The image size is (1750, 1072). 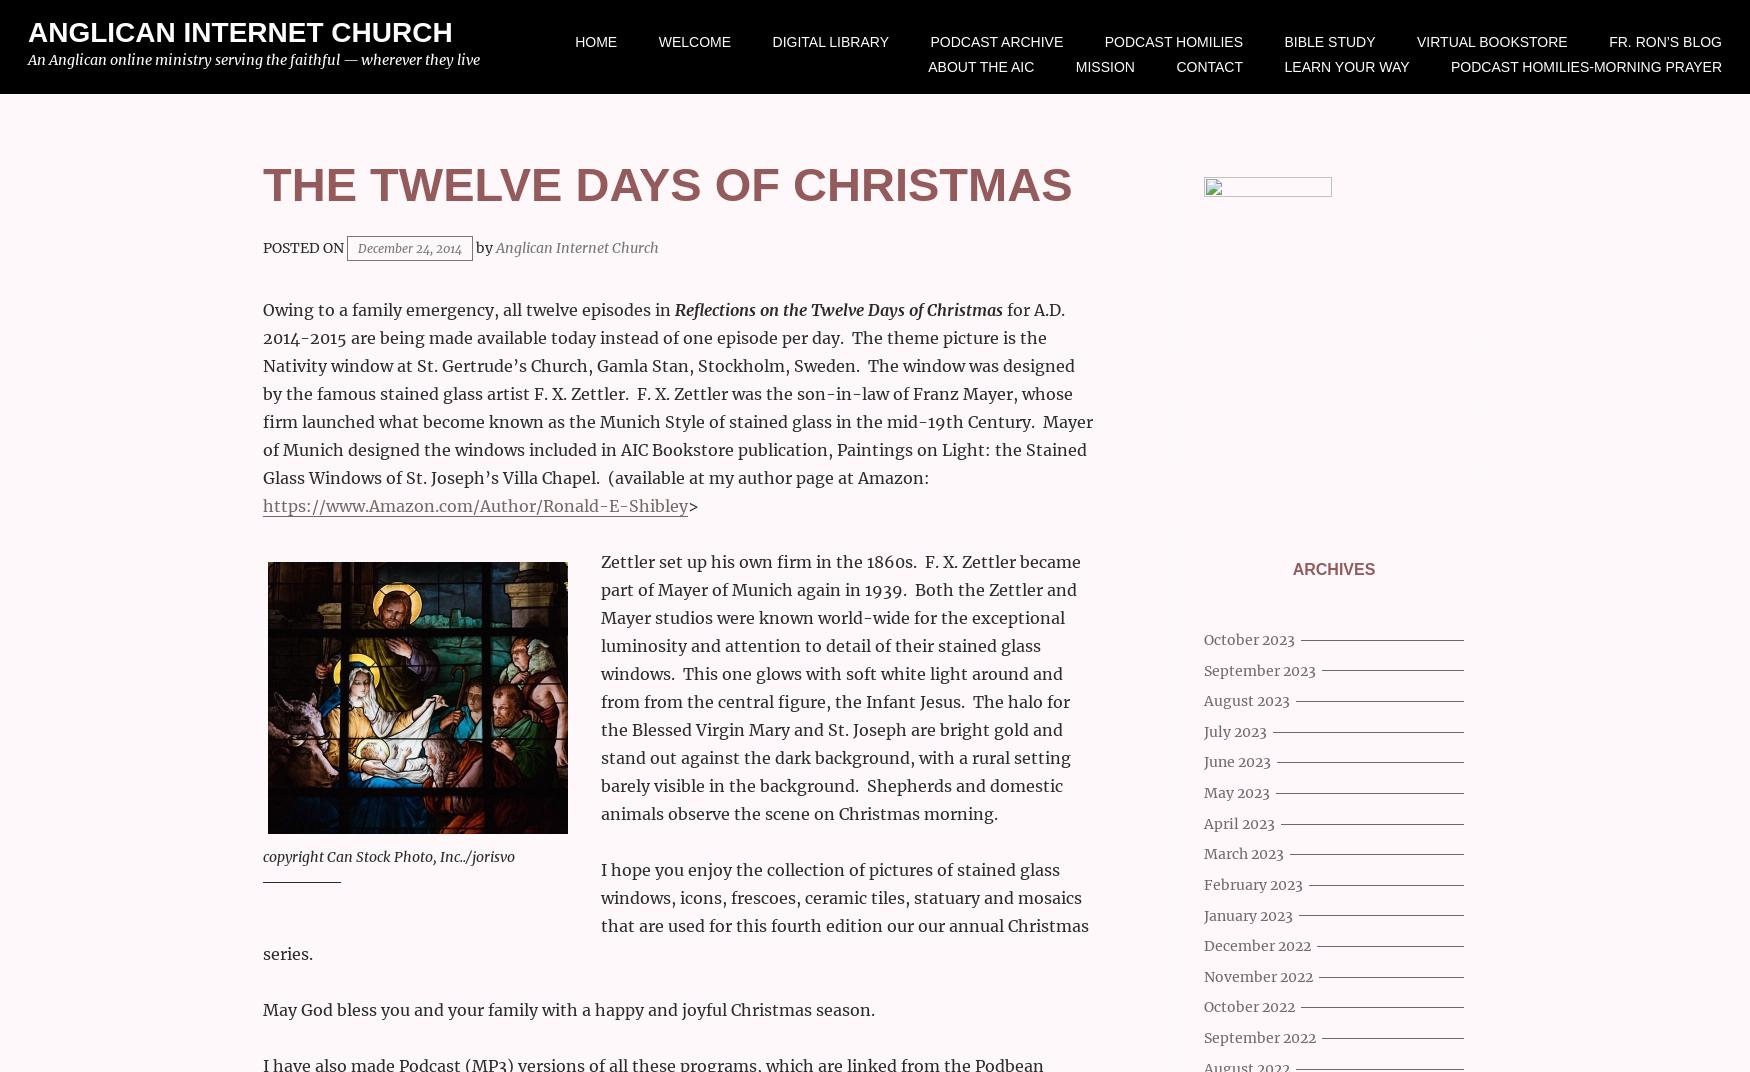 I want to click on 'Contact', so click(x=1209, y=65).